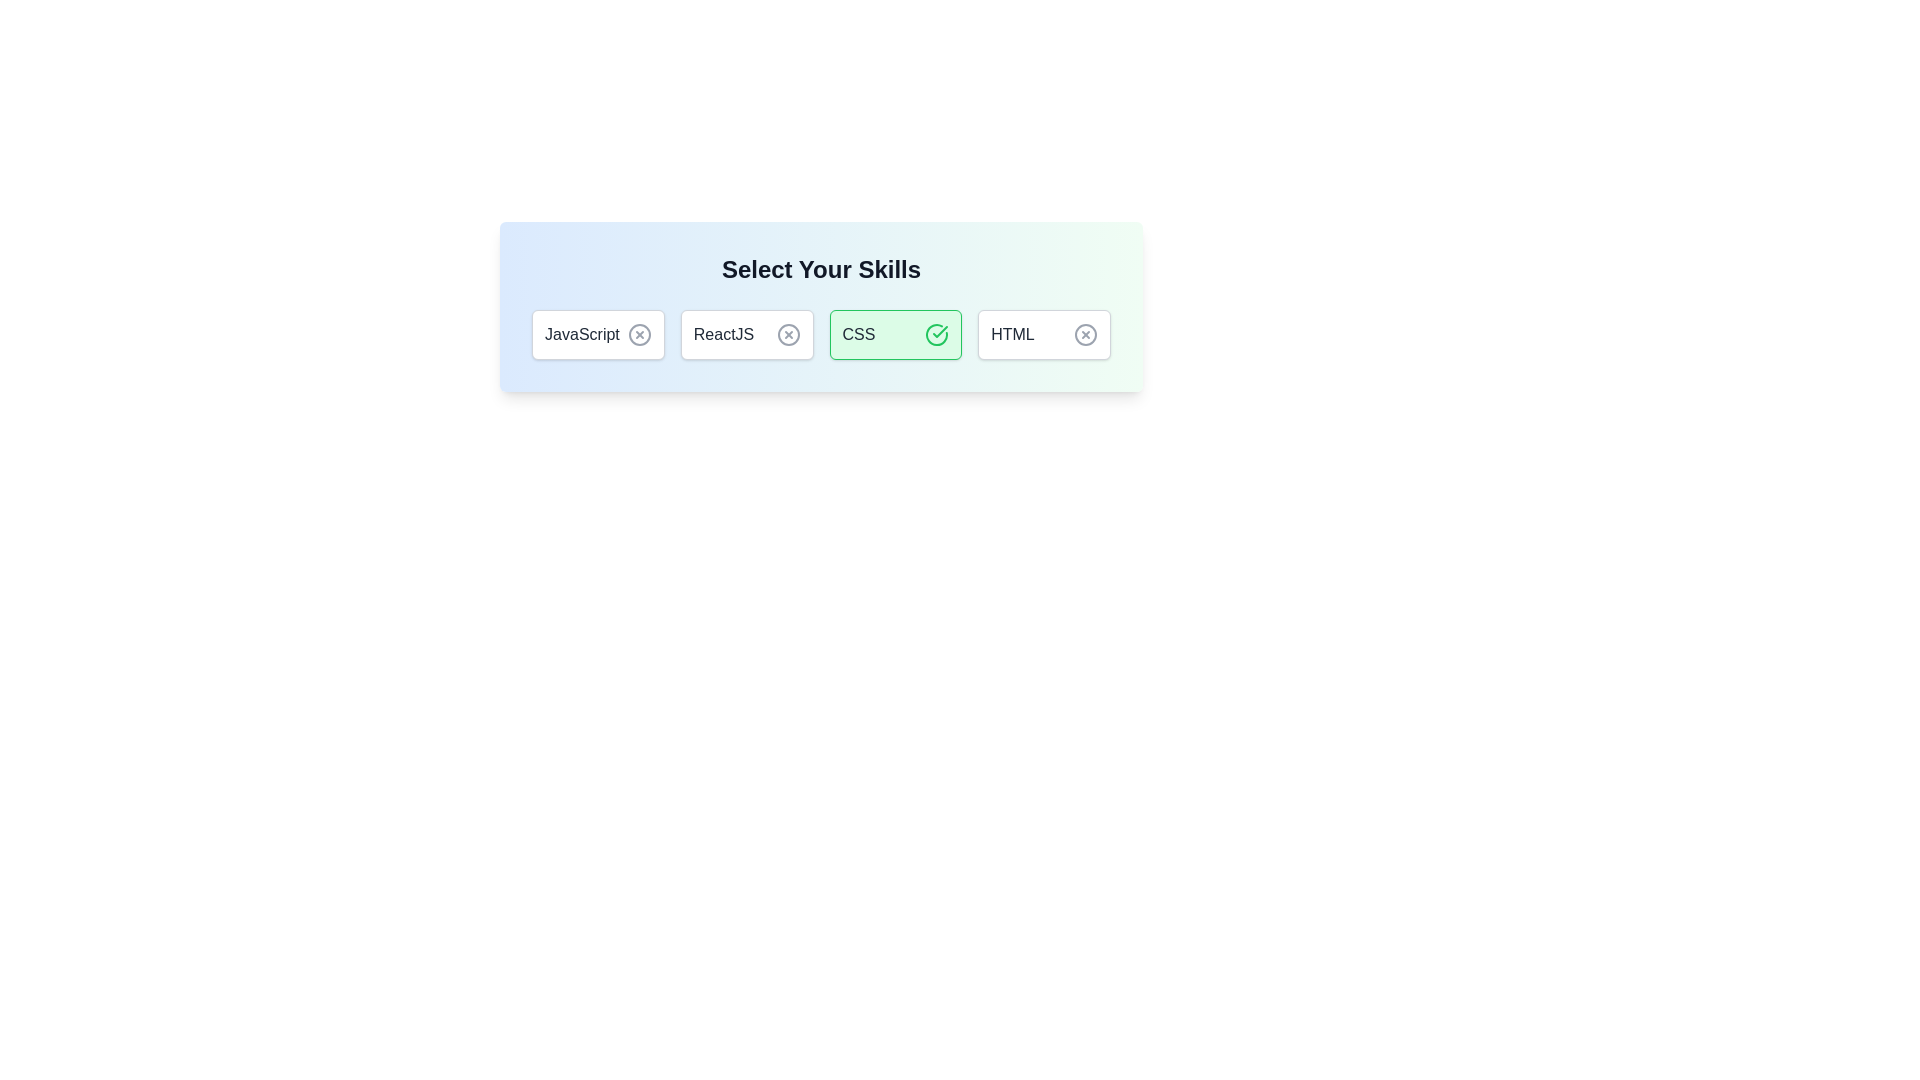 The height and width of the screenshot is (1080, 1920). Describe the element at coordinates (597, 334) in the screenshot. I see `the button corresponding to JavaScript to toggle its selection state` at that location.